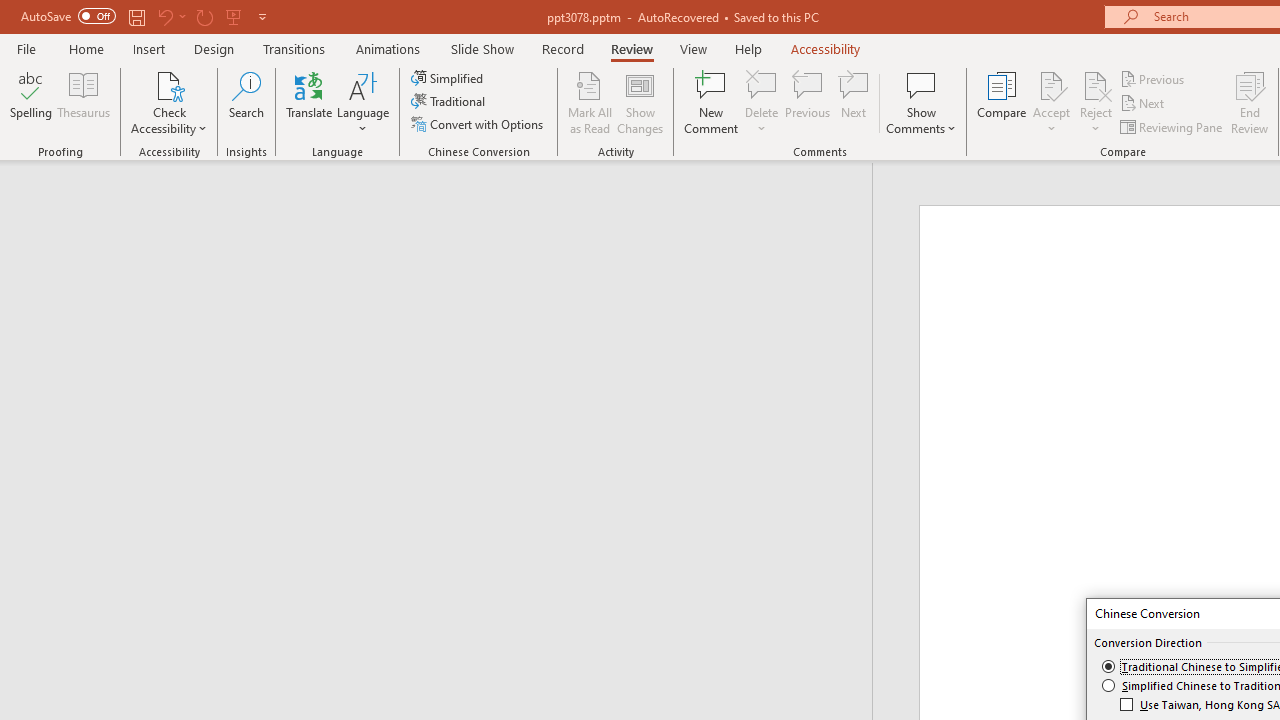  What do you see at coordinates (1002, 103) in the screenshot?
I see `'Compare'` at bounding box center [1002, 103].